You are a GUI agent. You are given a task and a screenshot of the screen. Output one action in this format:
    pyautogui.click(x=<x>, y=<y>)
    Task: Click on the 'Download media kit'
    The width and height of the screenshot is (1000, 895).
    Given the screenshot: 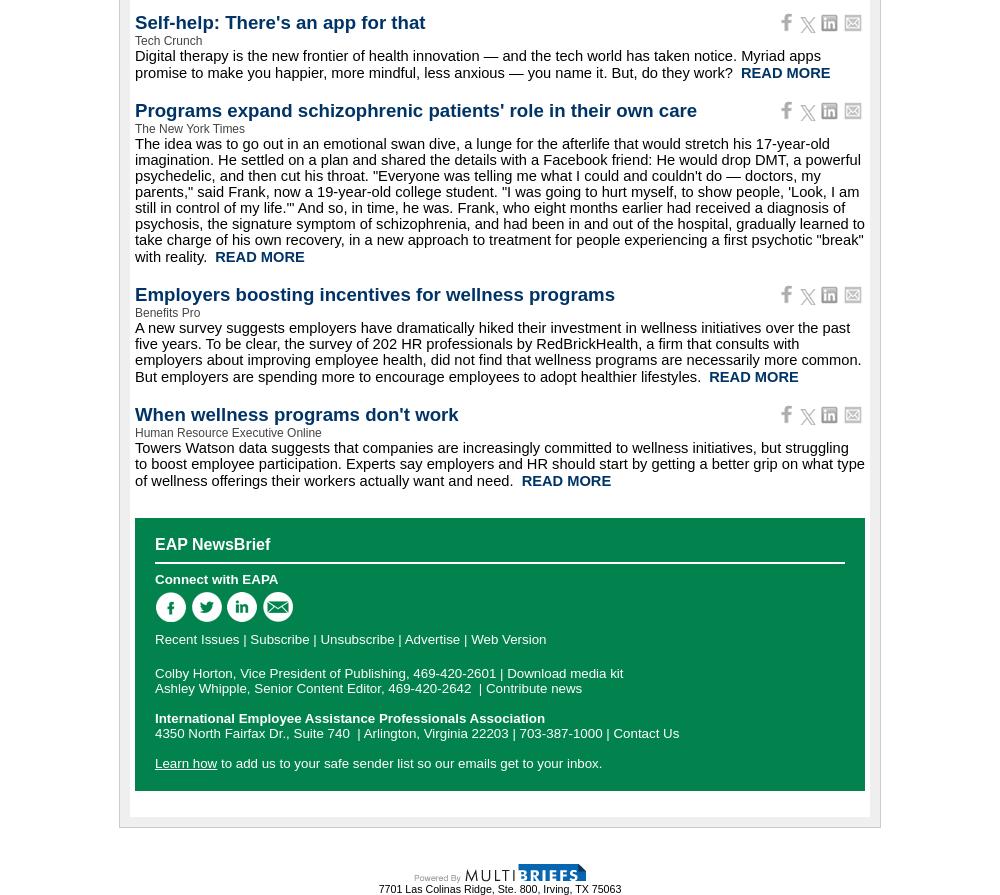 What is the action you would take?
    pyautogui.click(x=564, y=672)
    